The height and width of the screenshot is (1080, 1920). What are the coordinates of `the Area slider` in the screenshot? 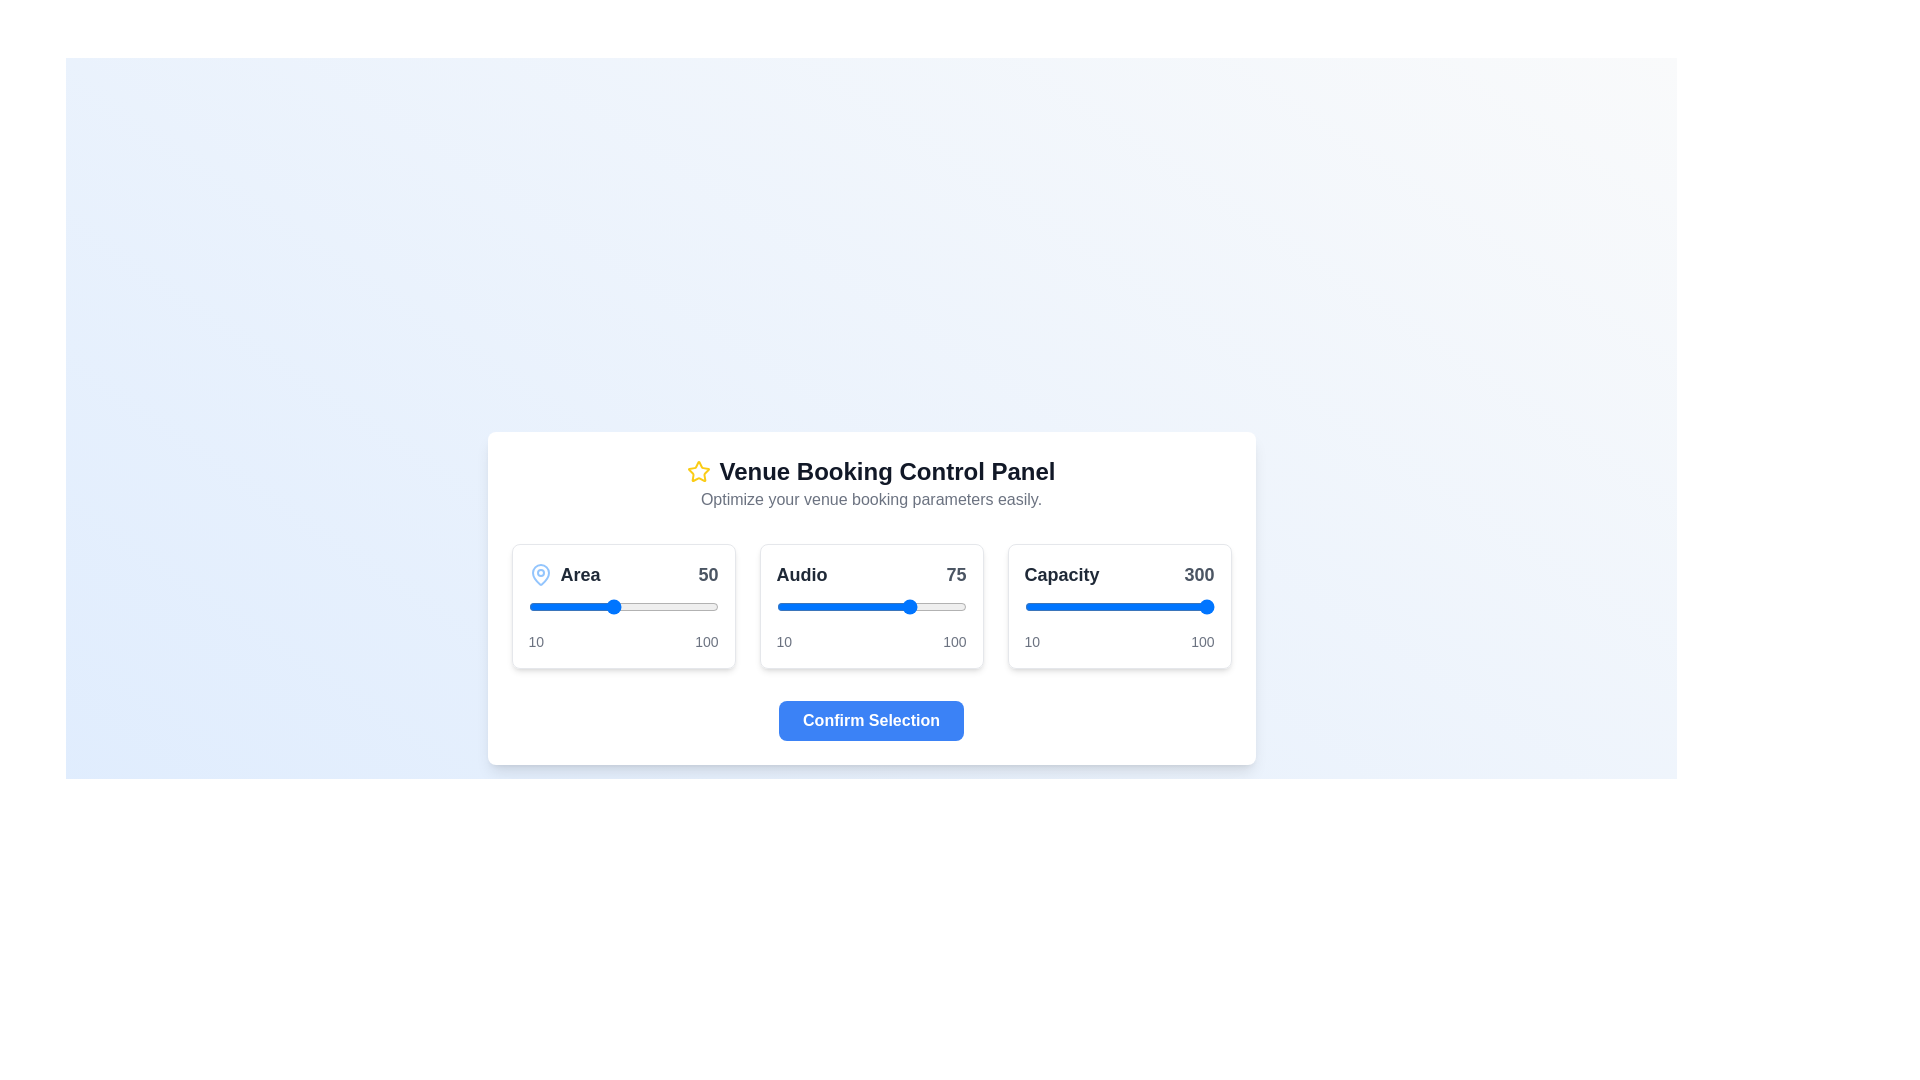 It's located at (714, 605).